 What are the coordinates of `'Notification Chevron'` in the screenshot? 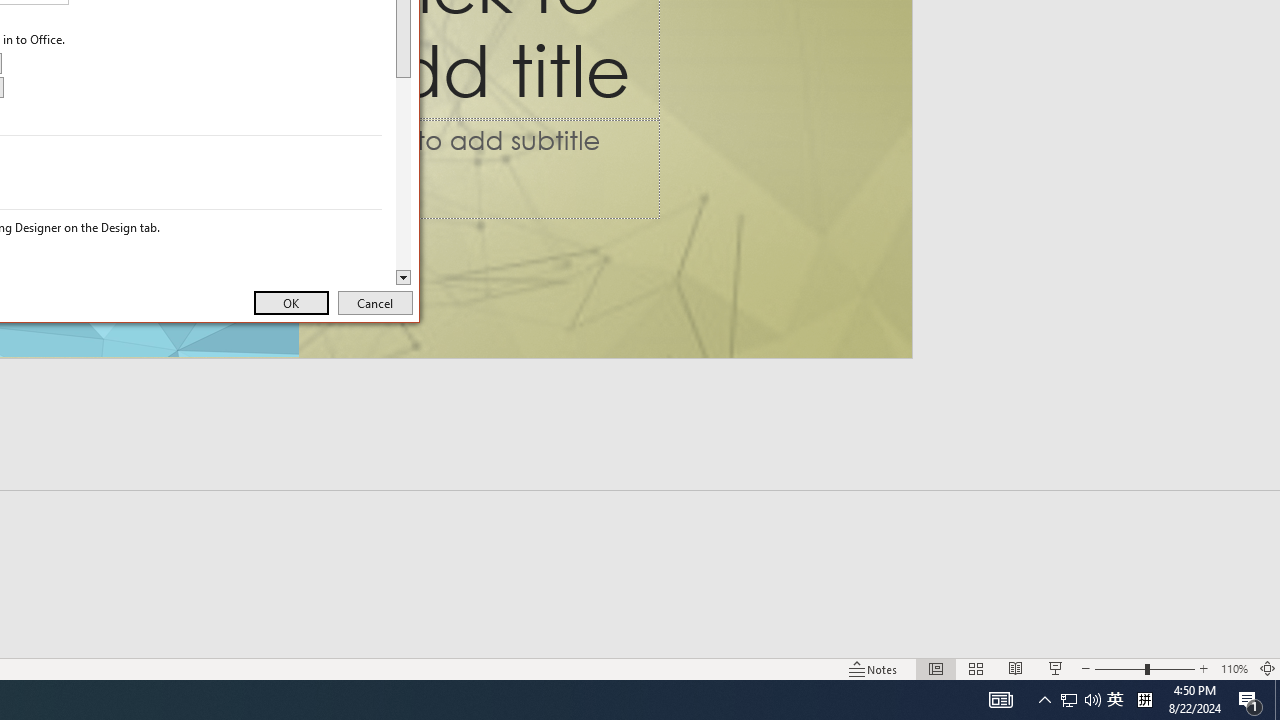 It's located at (1044, 698).